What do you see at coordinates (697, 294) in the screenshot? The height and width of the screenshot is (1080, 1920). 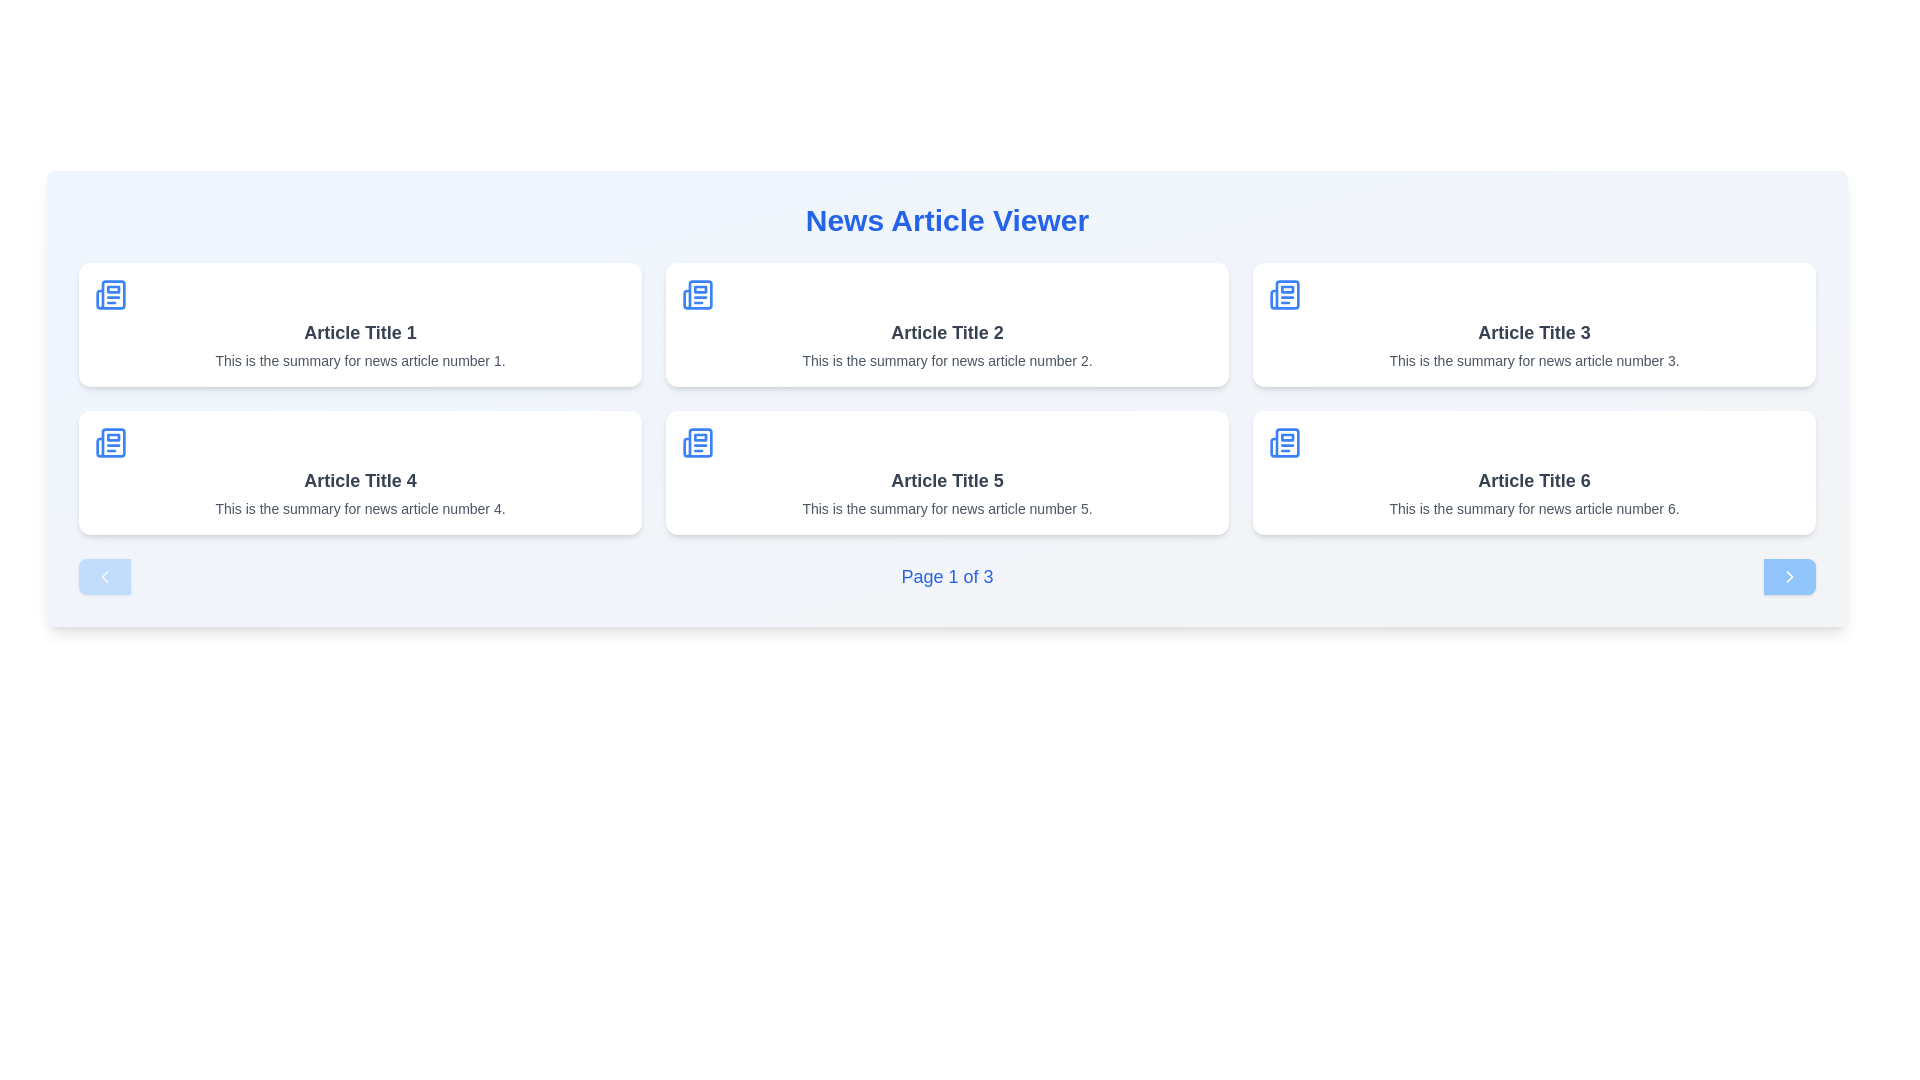 I see `the newspaper icon located in the top-left corner of the card titled 'Article Title 2', which indicates news articles or posts` at bounding box center [697, 294].